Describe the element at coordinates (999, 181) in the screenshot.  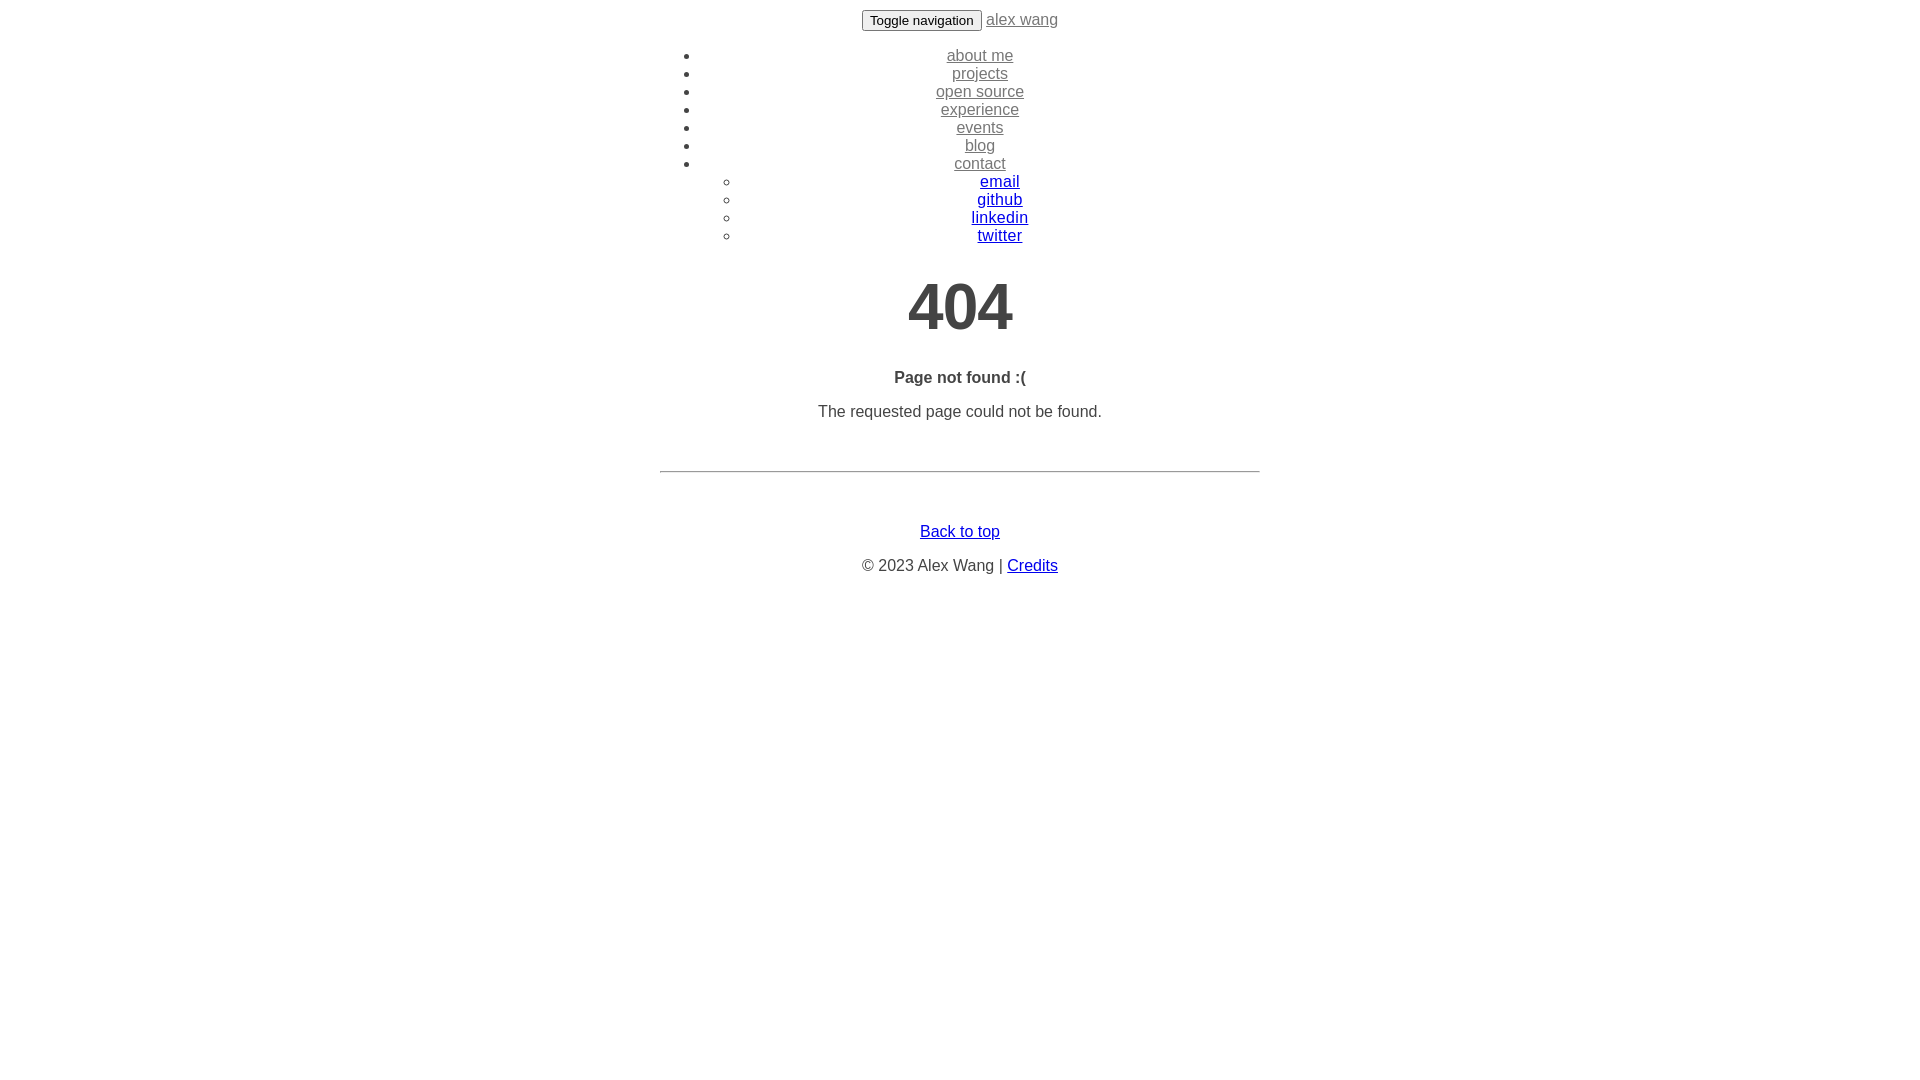
I see `'email'` at that location.